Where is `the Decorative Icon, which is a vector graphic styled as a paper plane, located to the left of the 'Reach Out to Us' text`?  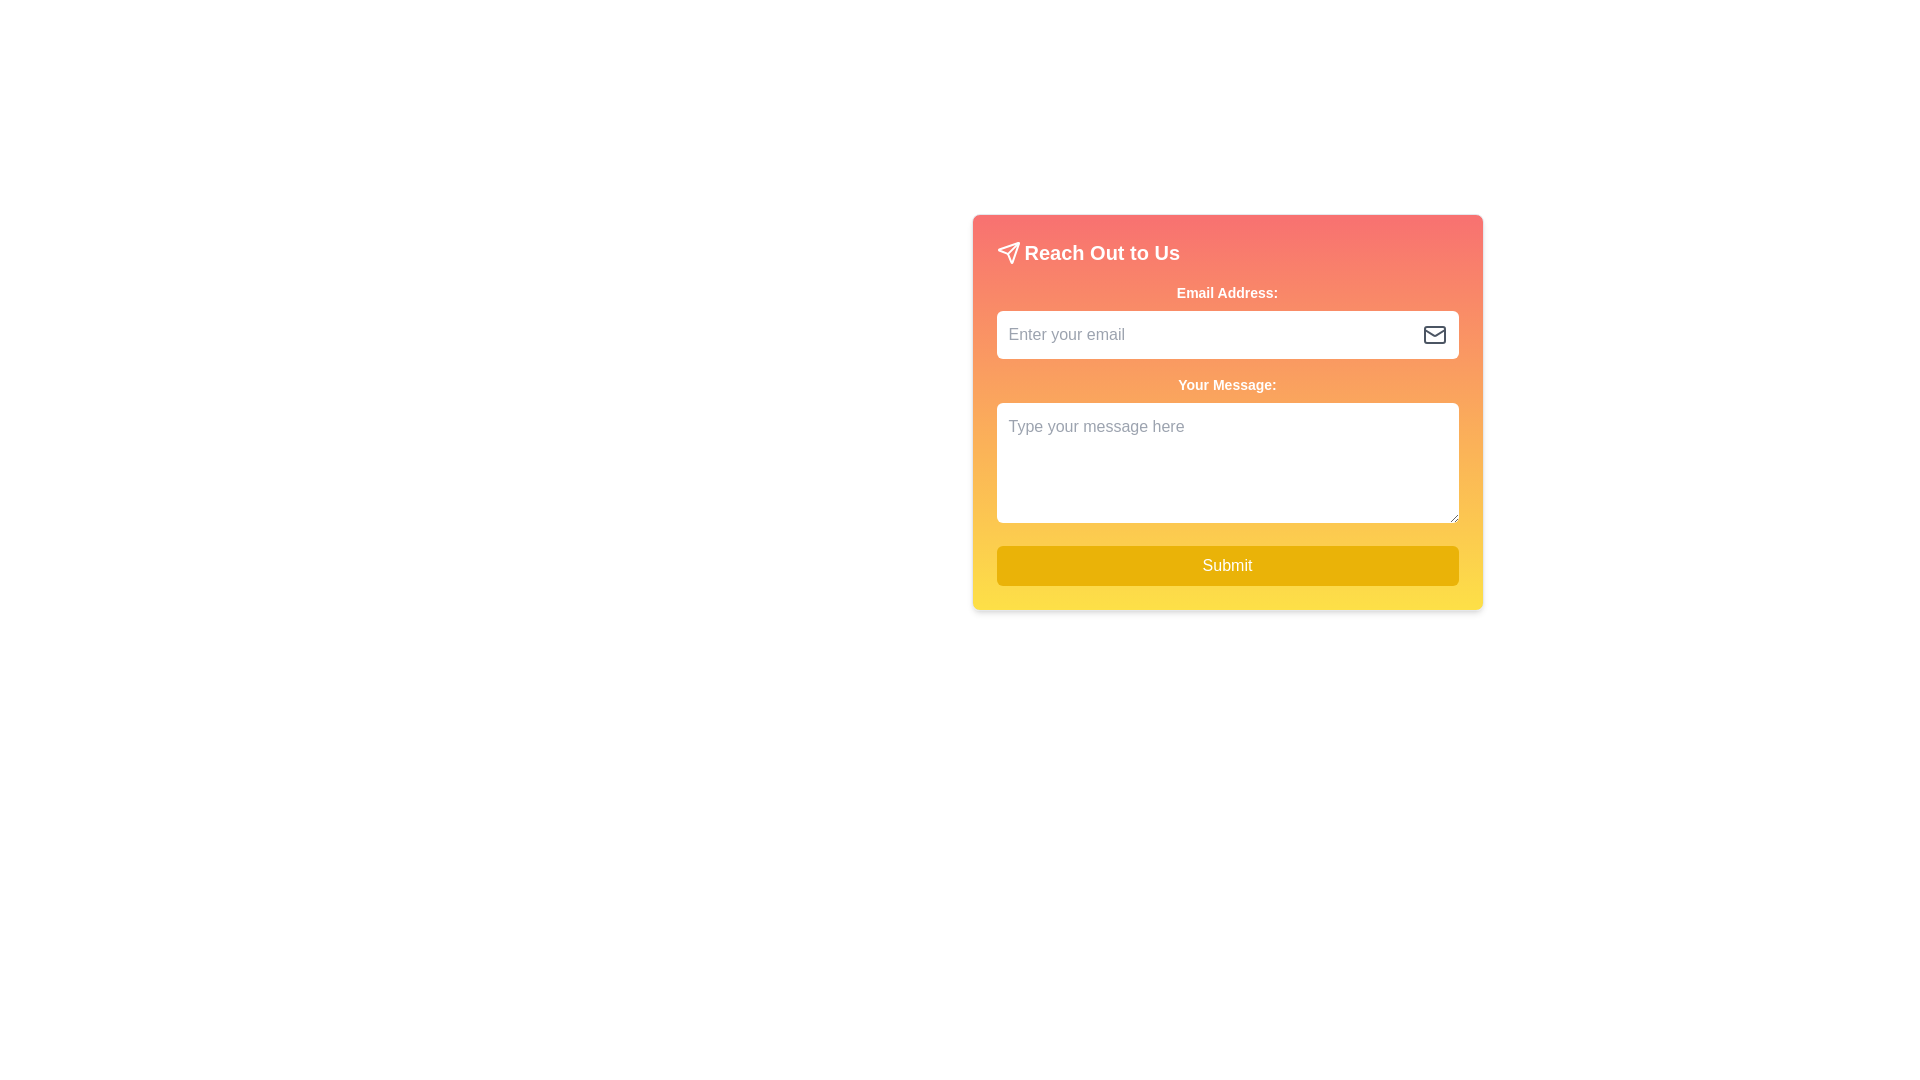 the Decorative Icon, which is a vector graphic styled as a paper plane, located to the left of the 'Reach Out to Us' text is located at coordinates (1008, 252).